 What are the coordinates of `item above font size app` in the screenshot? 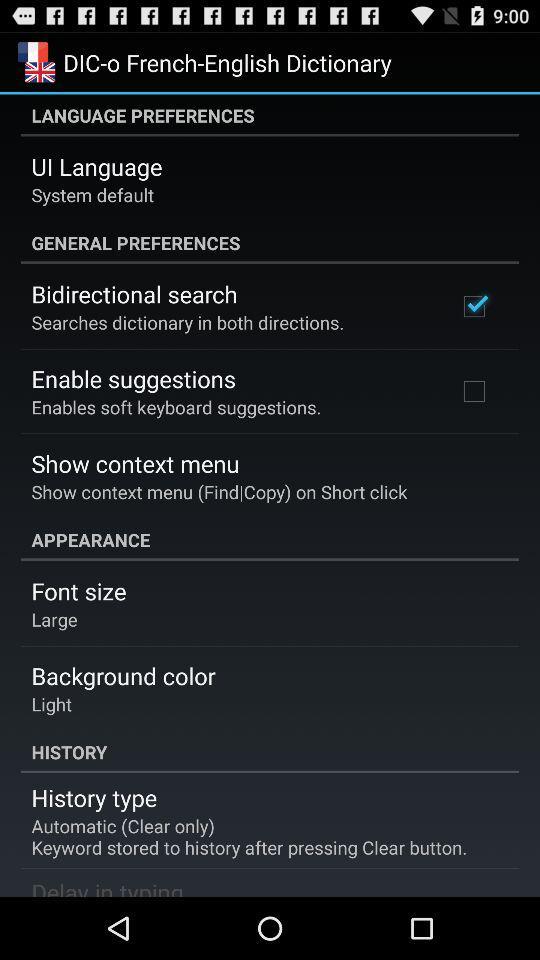 It's located at (270, 539).